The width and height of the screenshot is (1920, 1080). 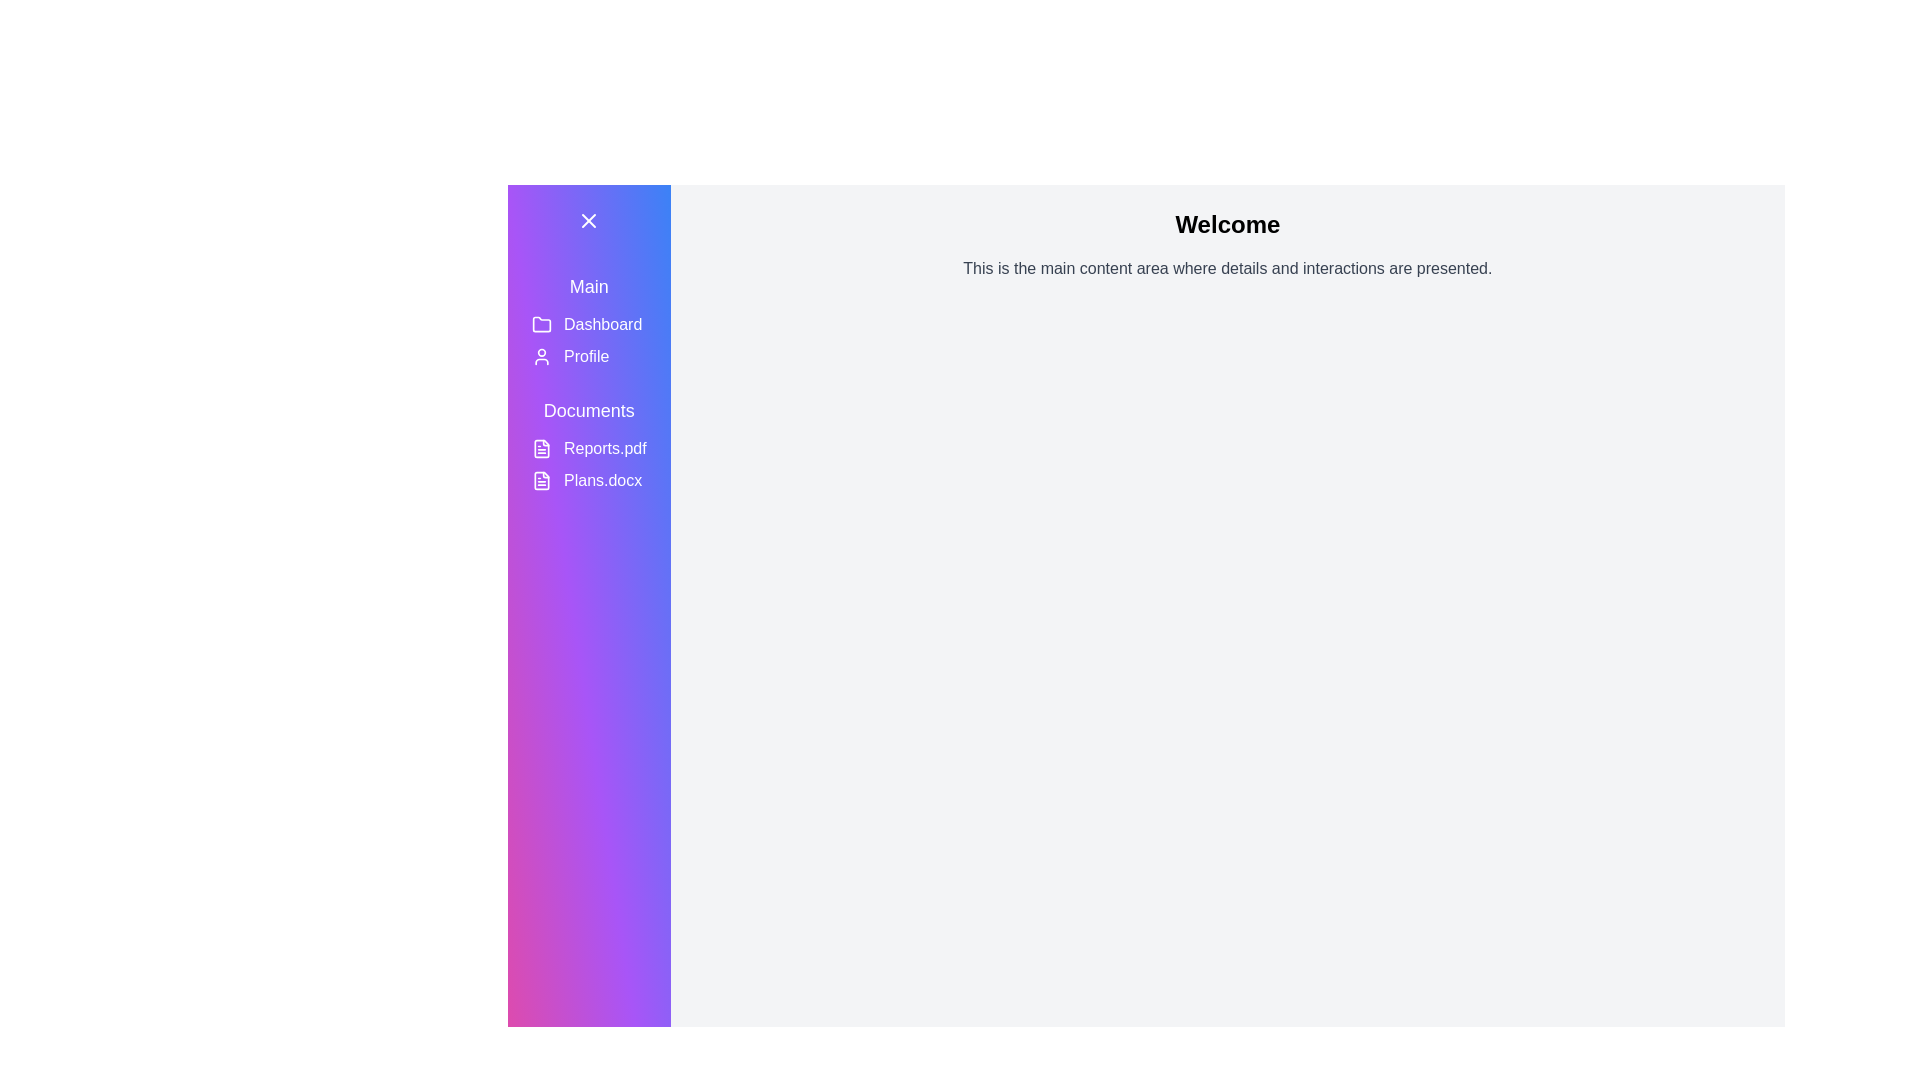 I want to click on the 'X' symbol icon located in the top-left corner of the sidebar, so click(x=588, y=220).